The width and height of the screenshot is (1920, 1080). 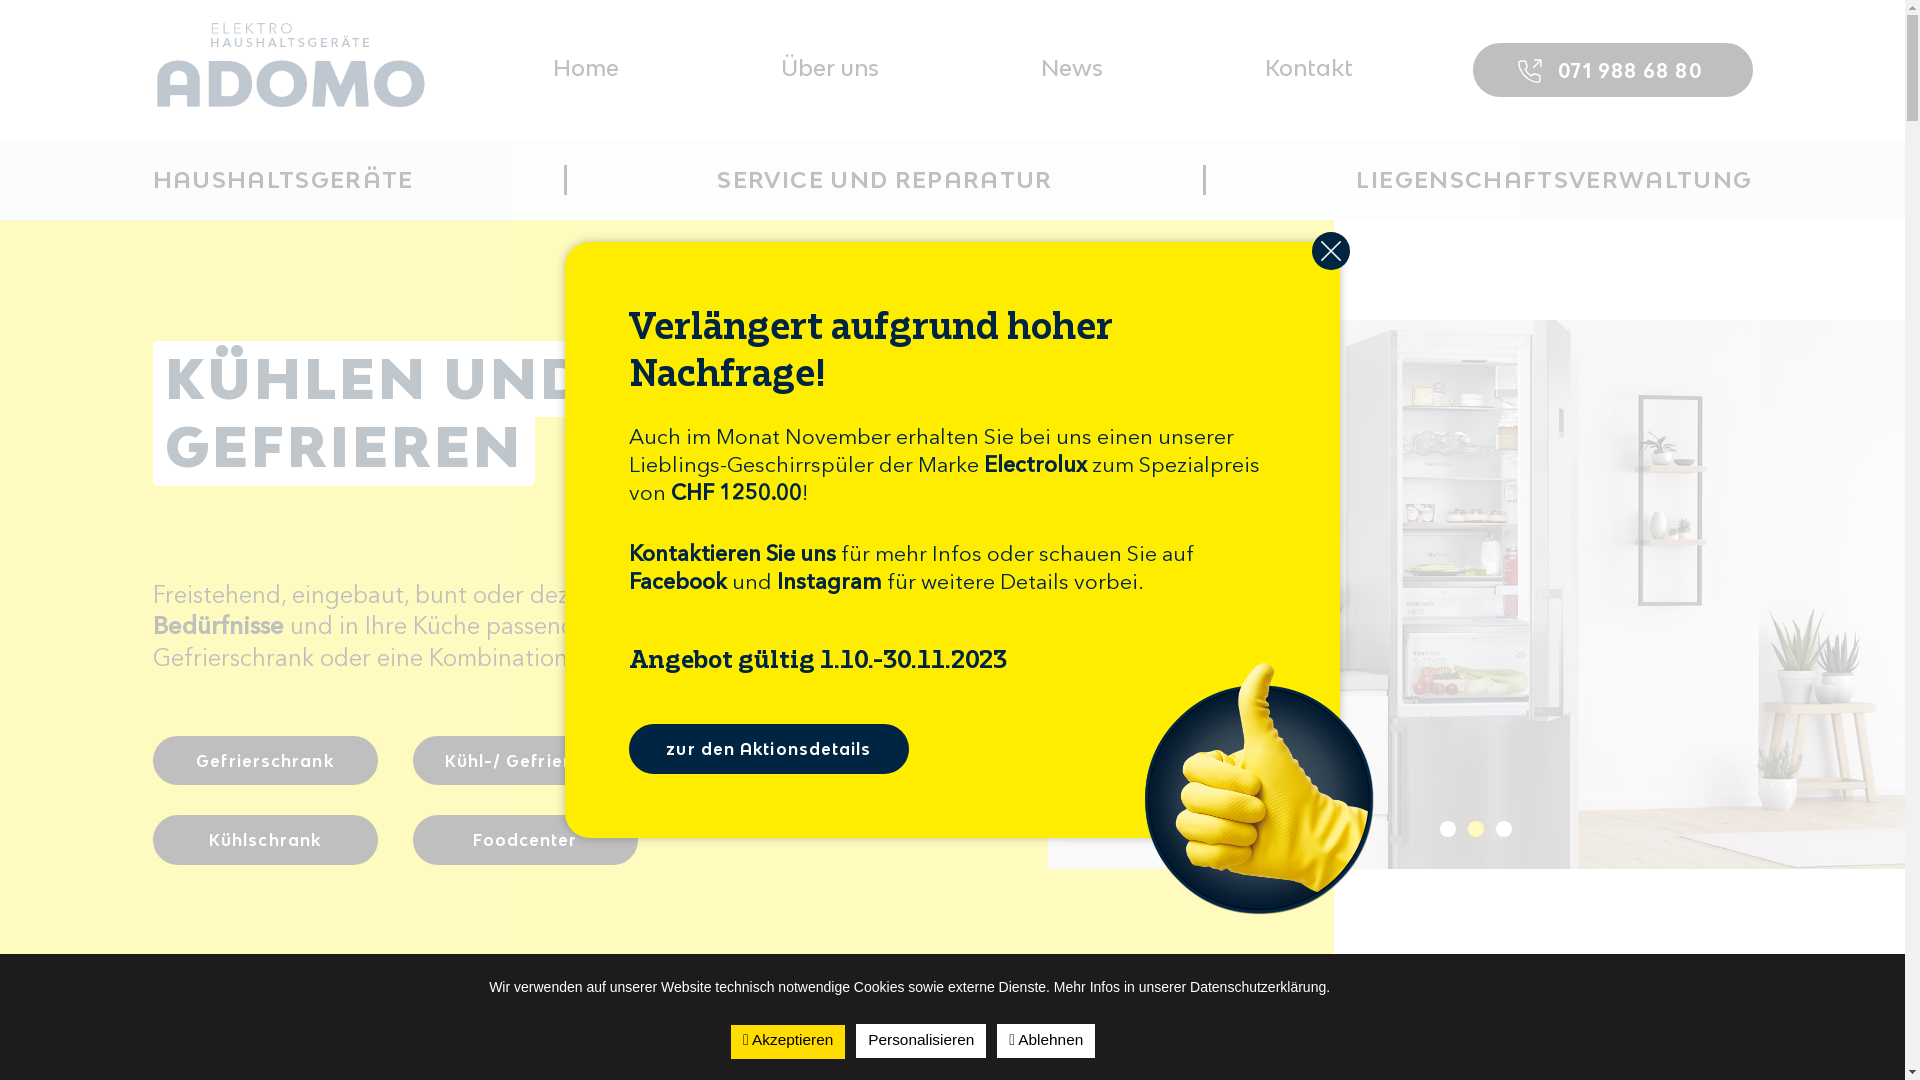 What do you see at coordinates (584, 67) in the screenshot?
I see `'Home'` at bounding box center [584, 67].